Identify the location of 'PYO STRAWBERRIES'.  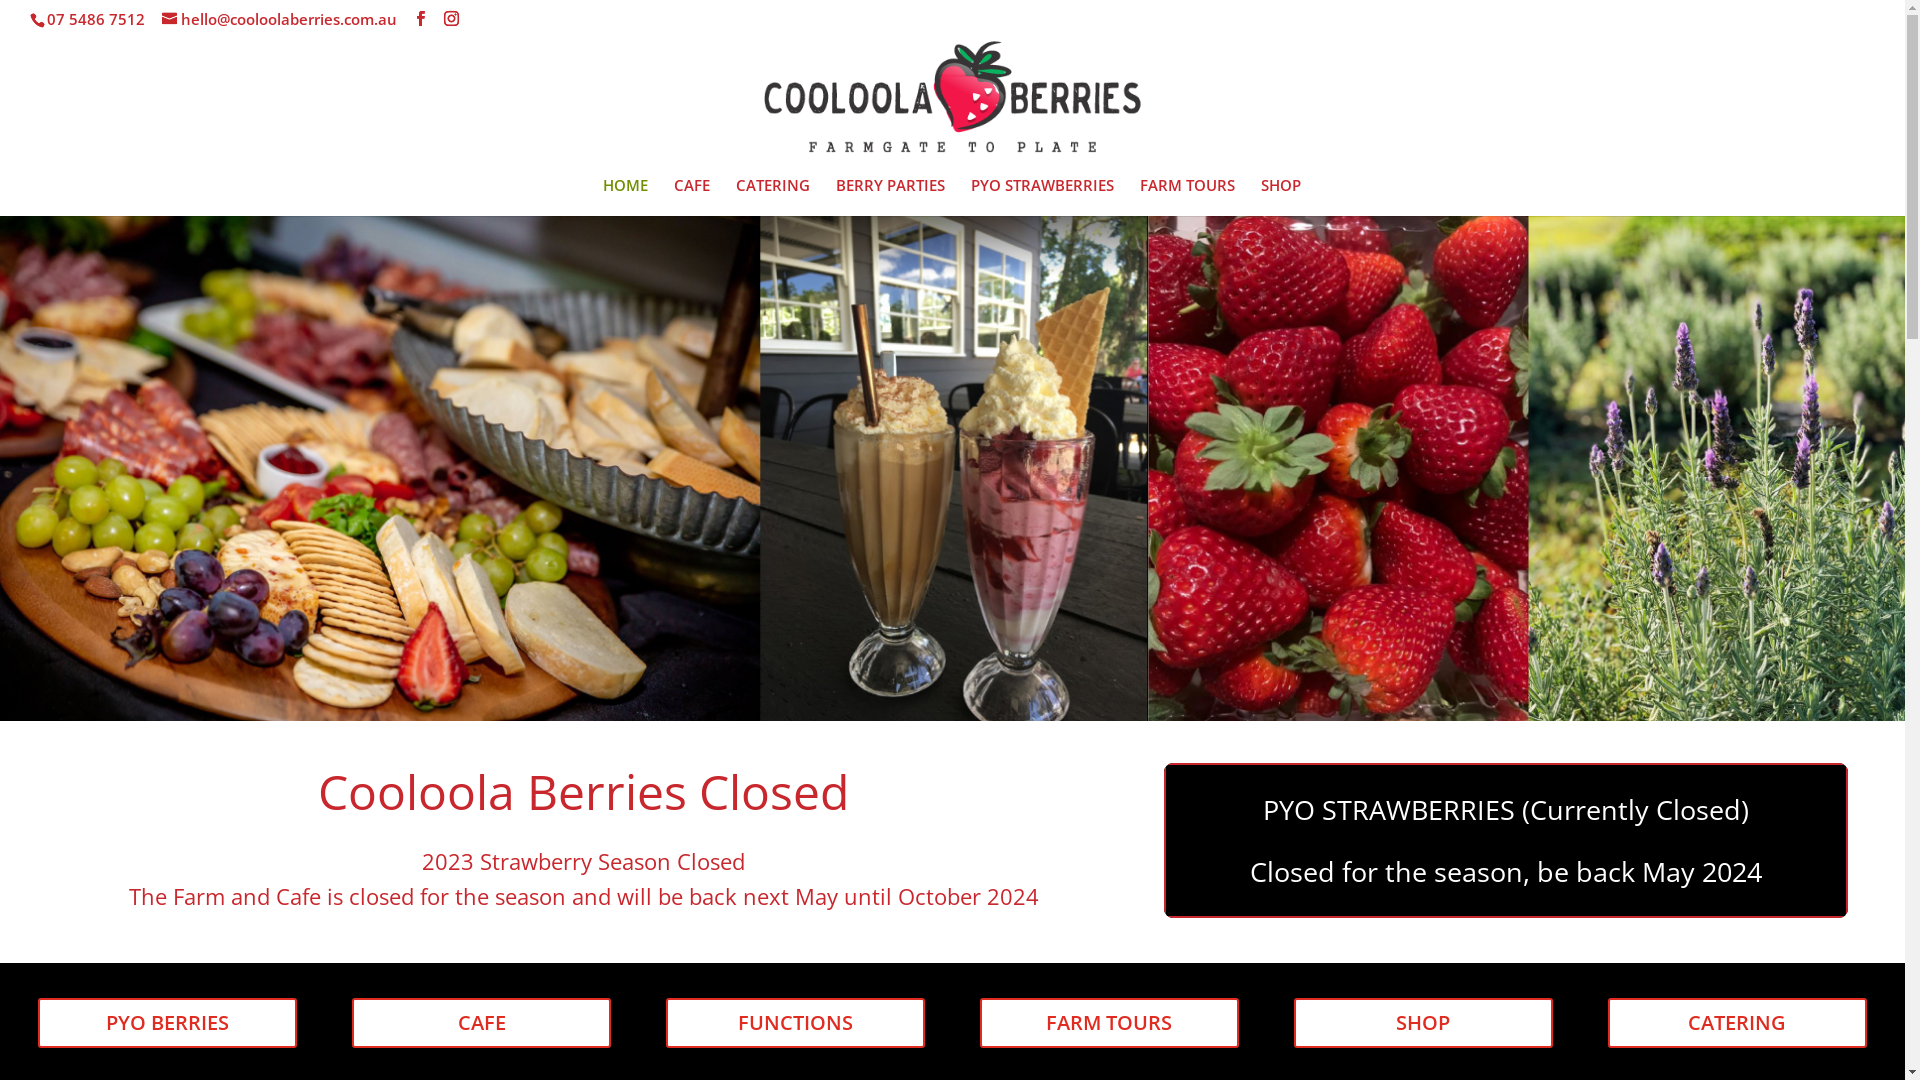
(1040, 196).